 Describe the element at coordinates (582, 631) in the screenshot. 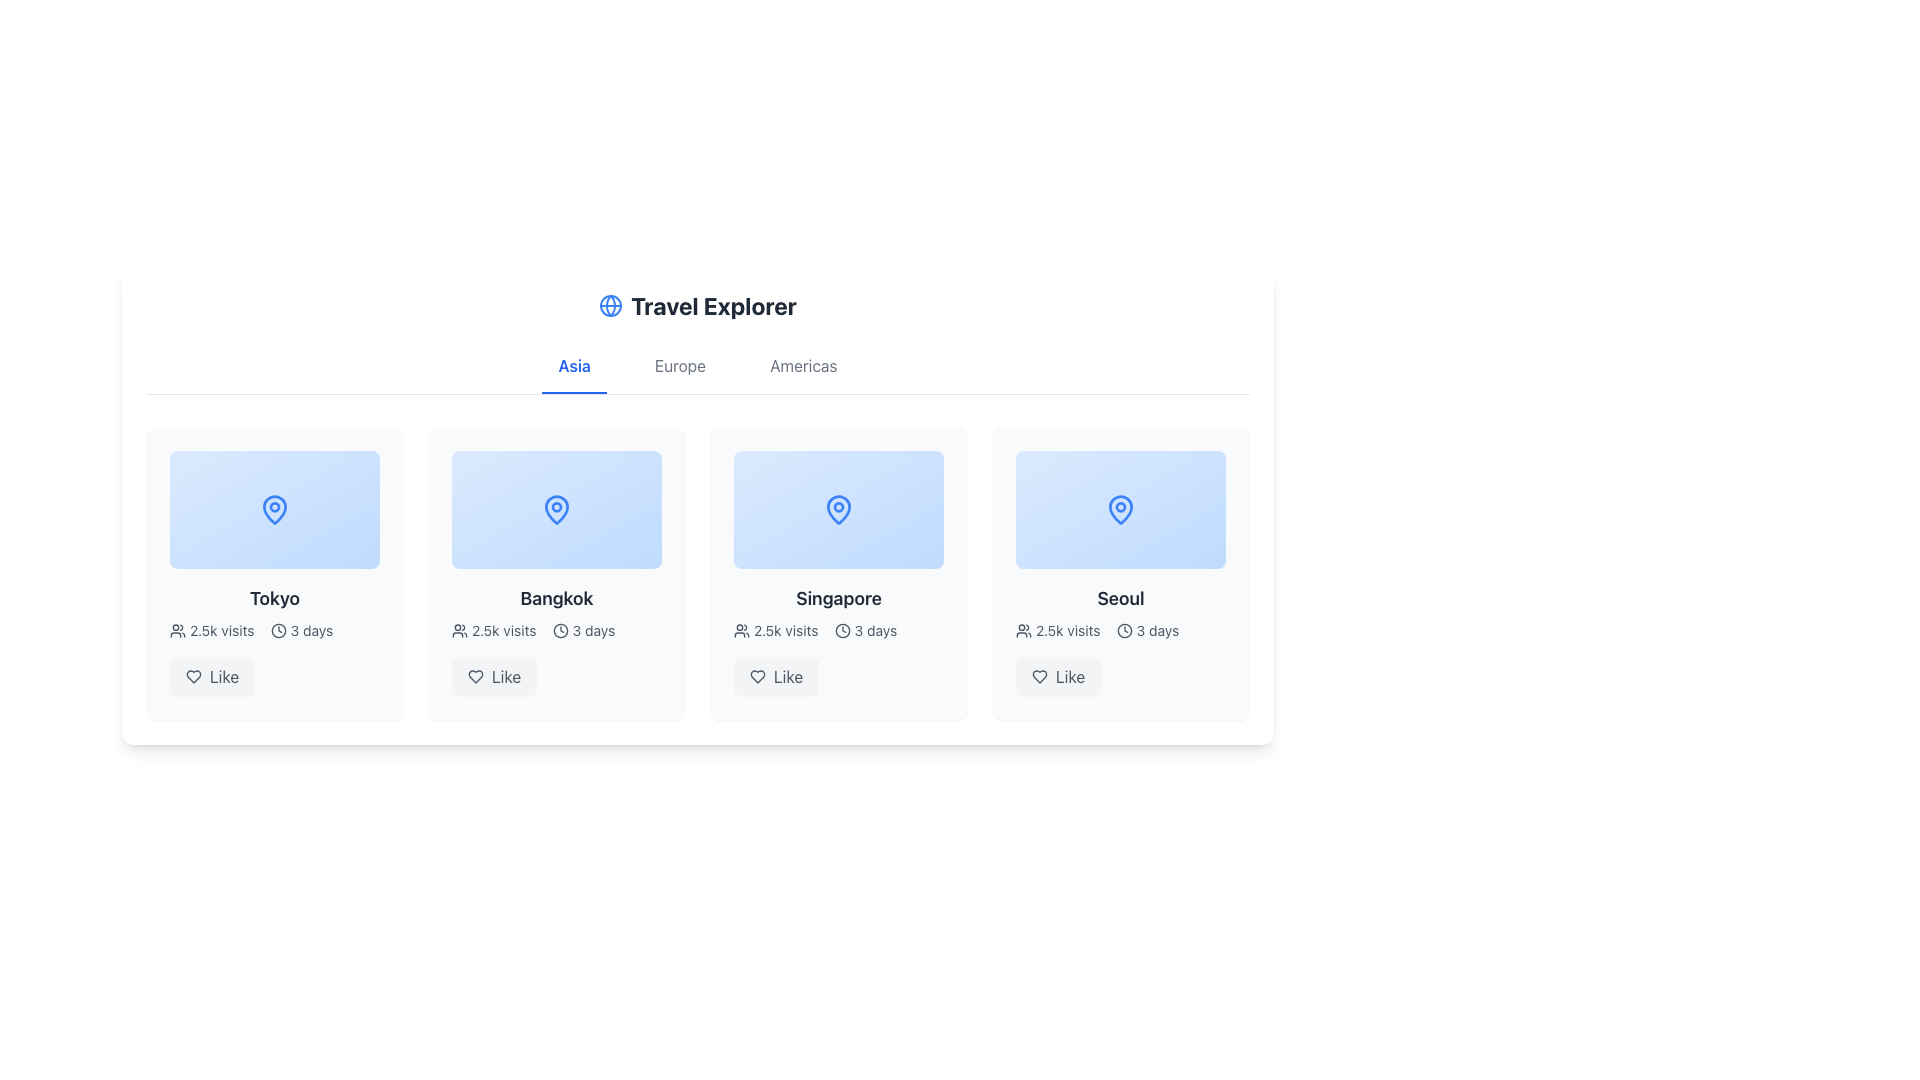

I see `the '3 days' text with the clock icon in the 'Bangkok' card of the 'Asia' section in the 'Travel Explorer' interface` at that location.